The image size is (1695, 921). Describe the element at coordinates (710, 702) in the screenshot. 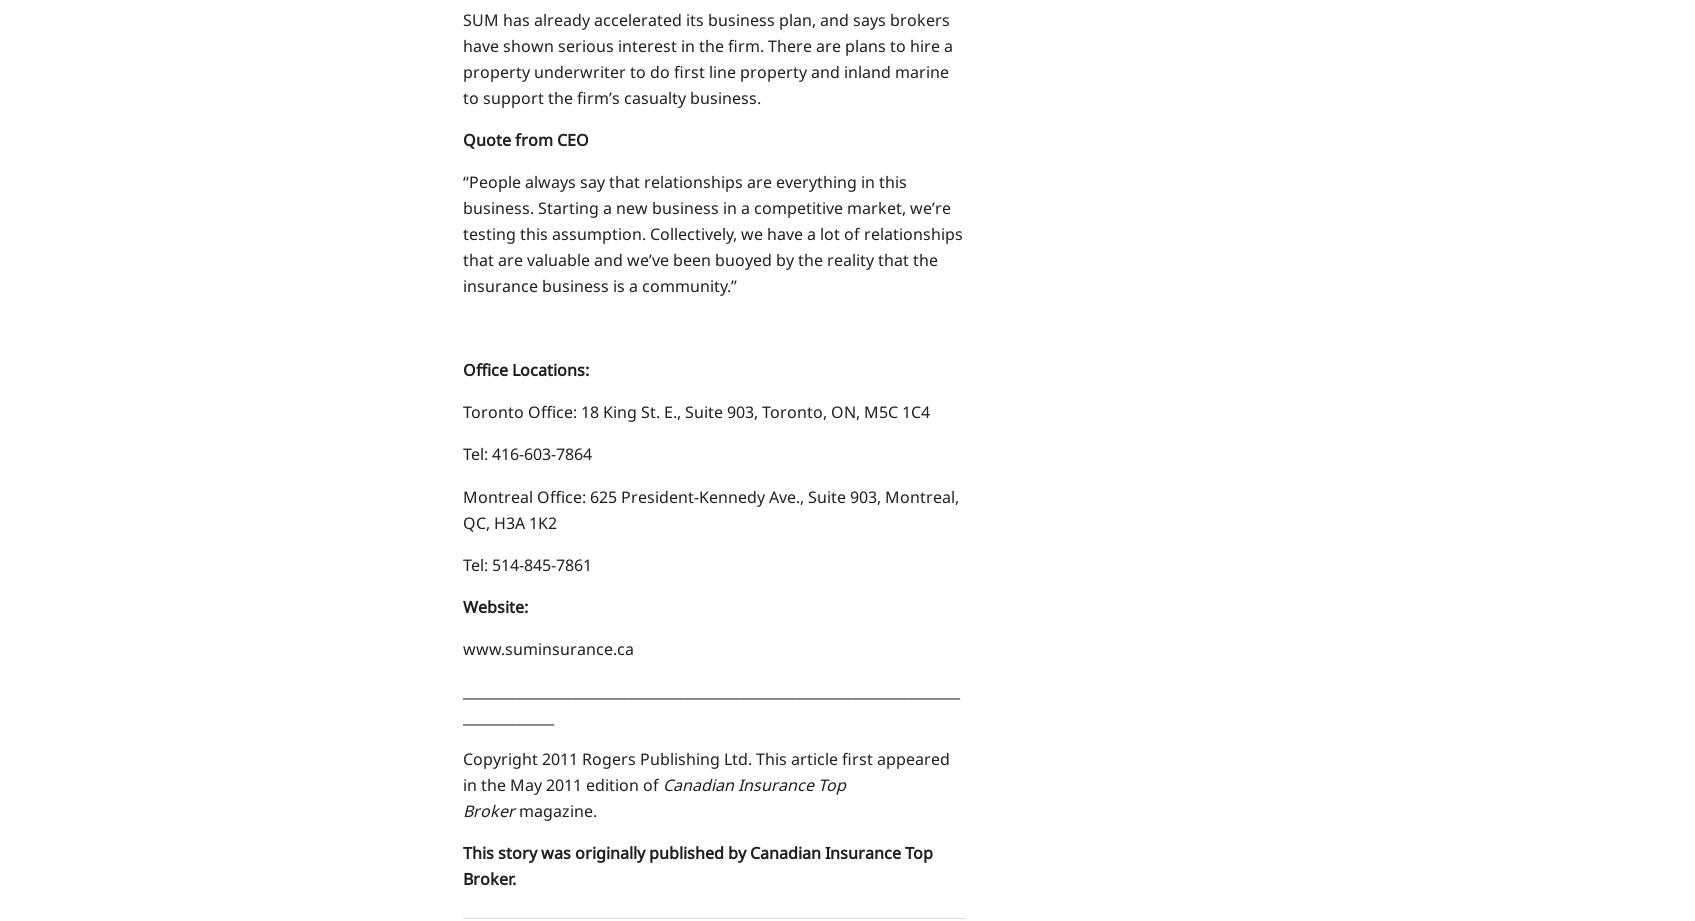

I see `'____________________________________________________________________________________'` at that location.